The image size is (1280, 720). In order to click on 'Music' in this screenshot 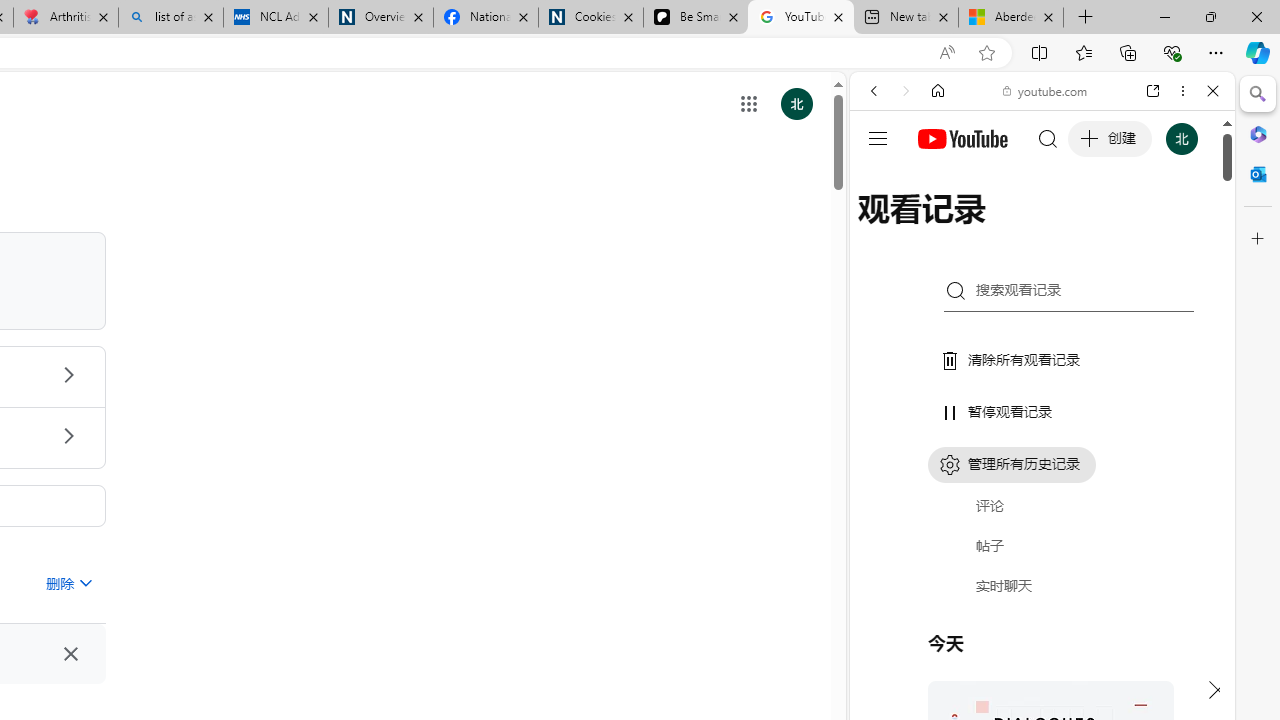, I will do `click(1041, 543)`.